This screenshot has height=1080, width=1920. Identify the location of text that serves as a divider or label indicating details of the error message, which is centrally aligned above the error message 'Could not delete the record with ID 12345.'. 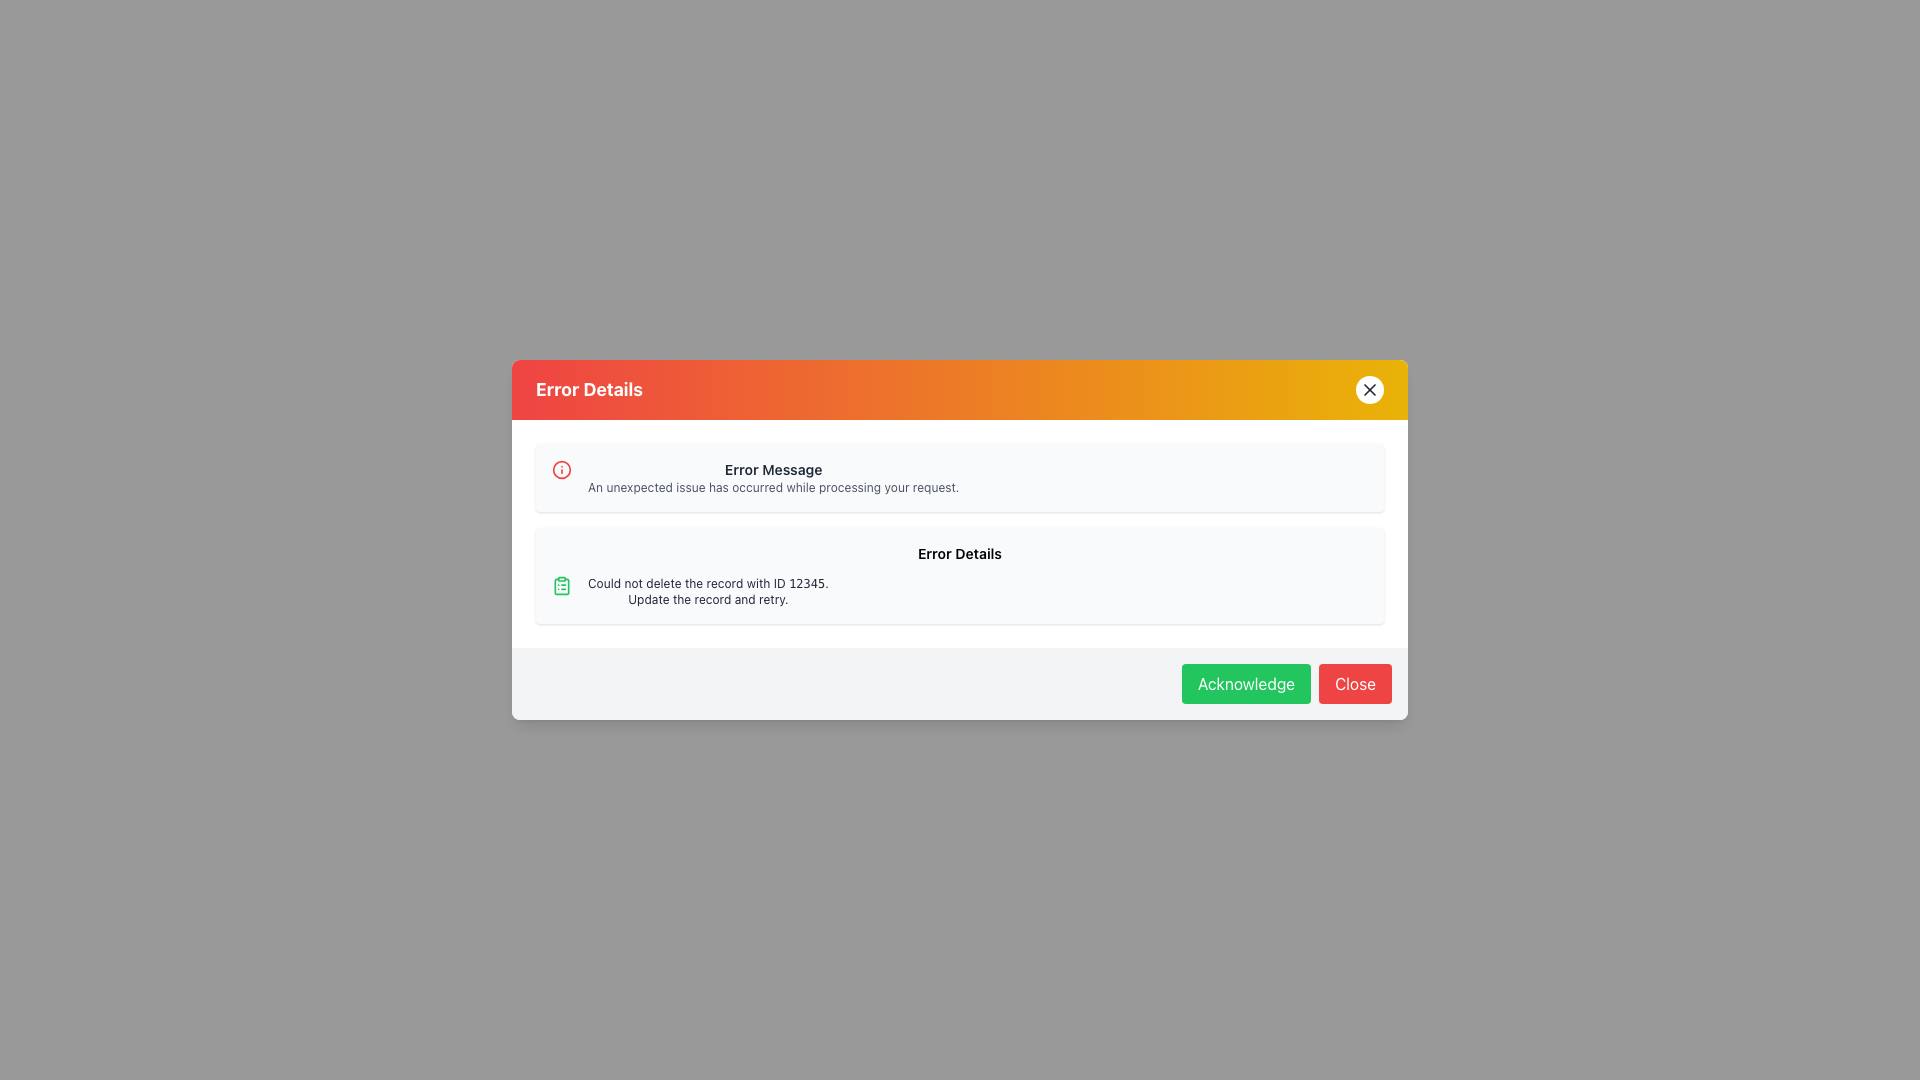
(960, 554).